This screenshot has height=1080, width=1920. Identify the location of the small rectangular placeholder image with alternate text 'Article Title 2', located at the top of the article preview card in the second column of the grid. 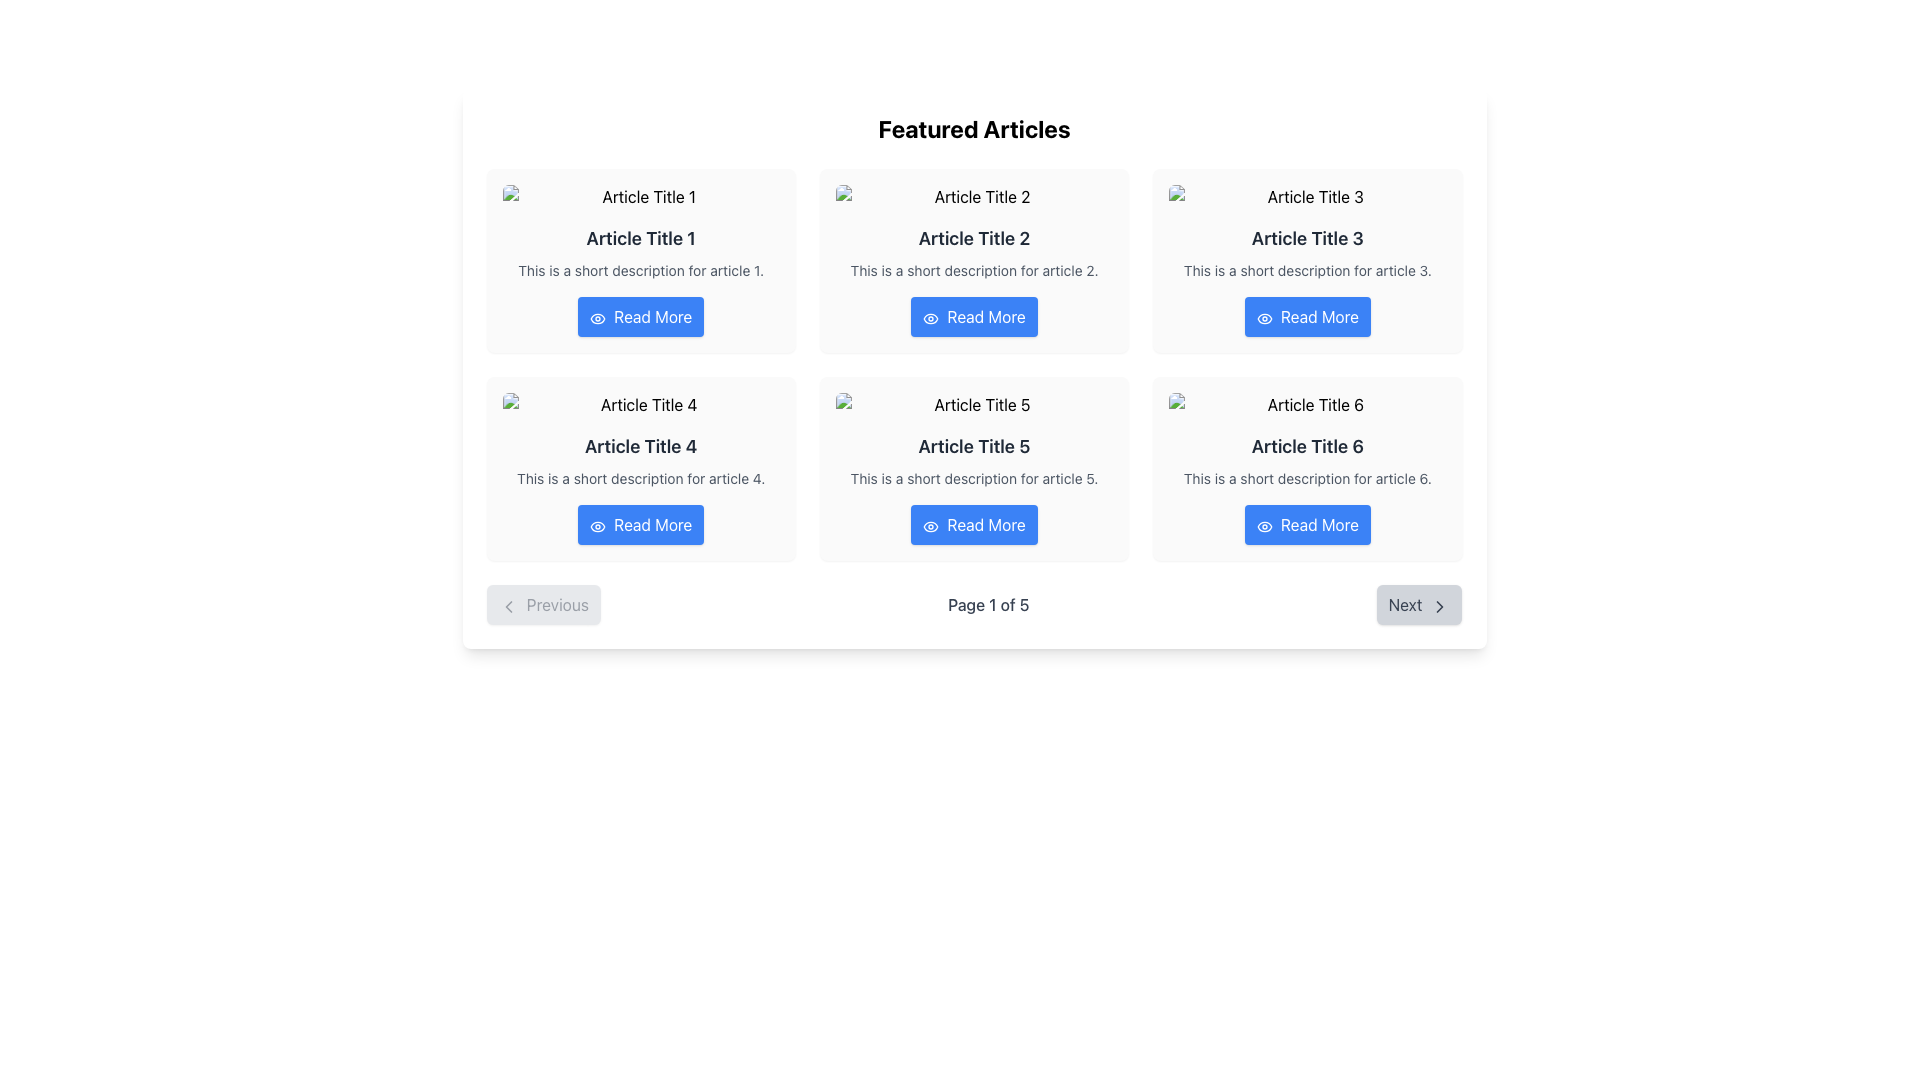
(974, 196).